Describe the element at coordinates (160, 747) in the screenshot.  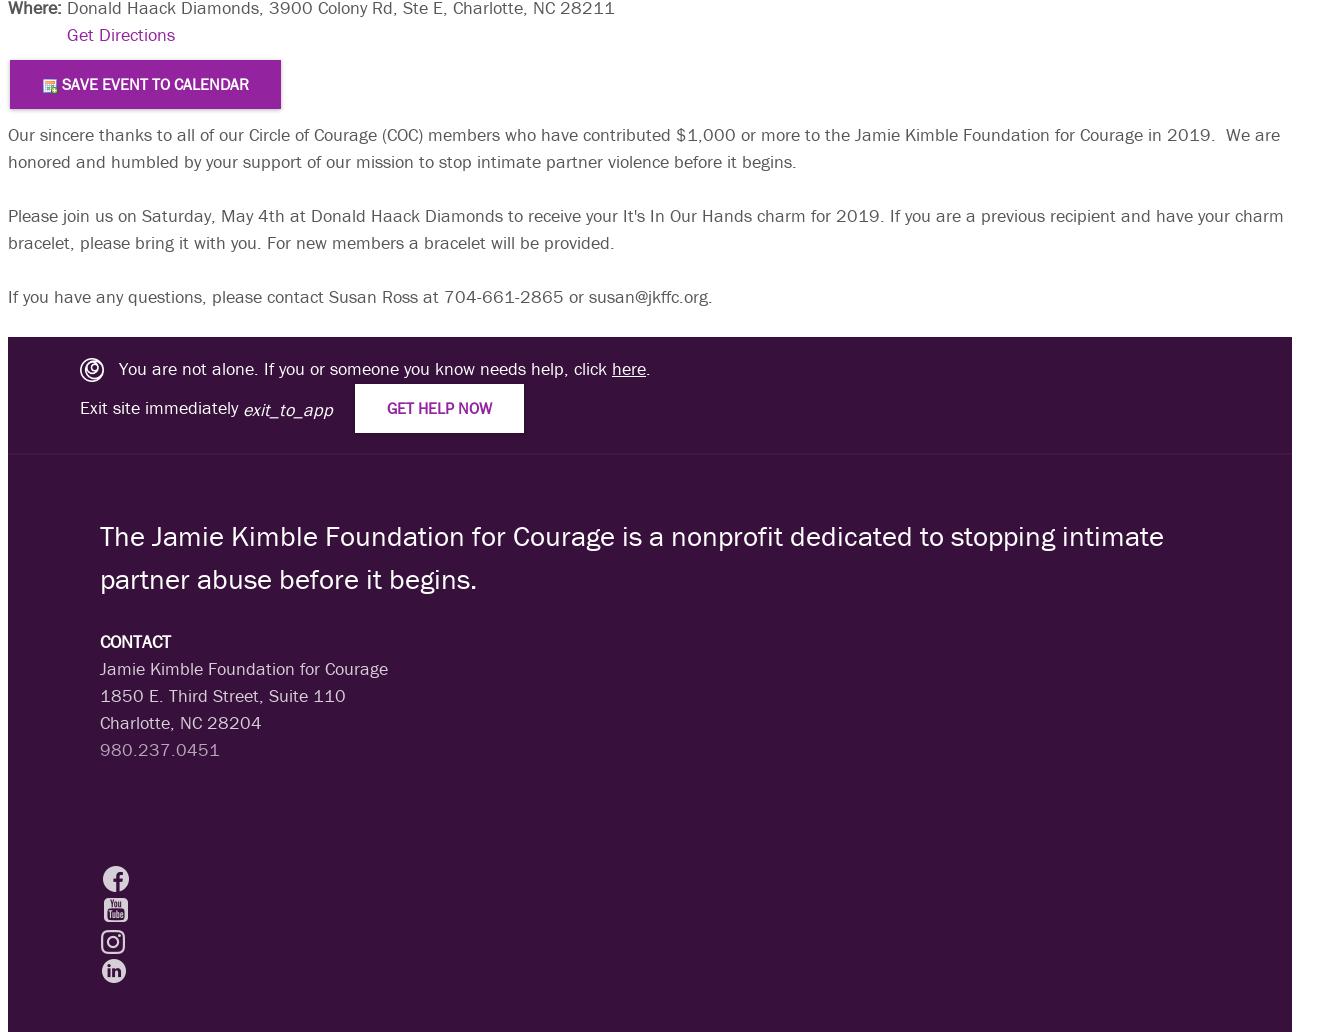
I see `'980.237.0451'` at that location.